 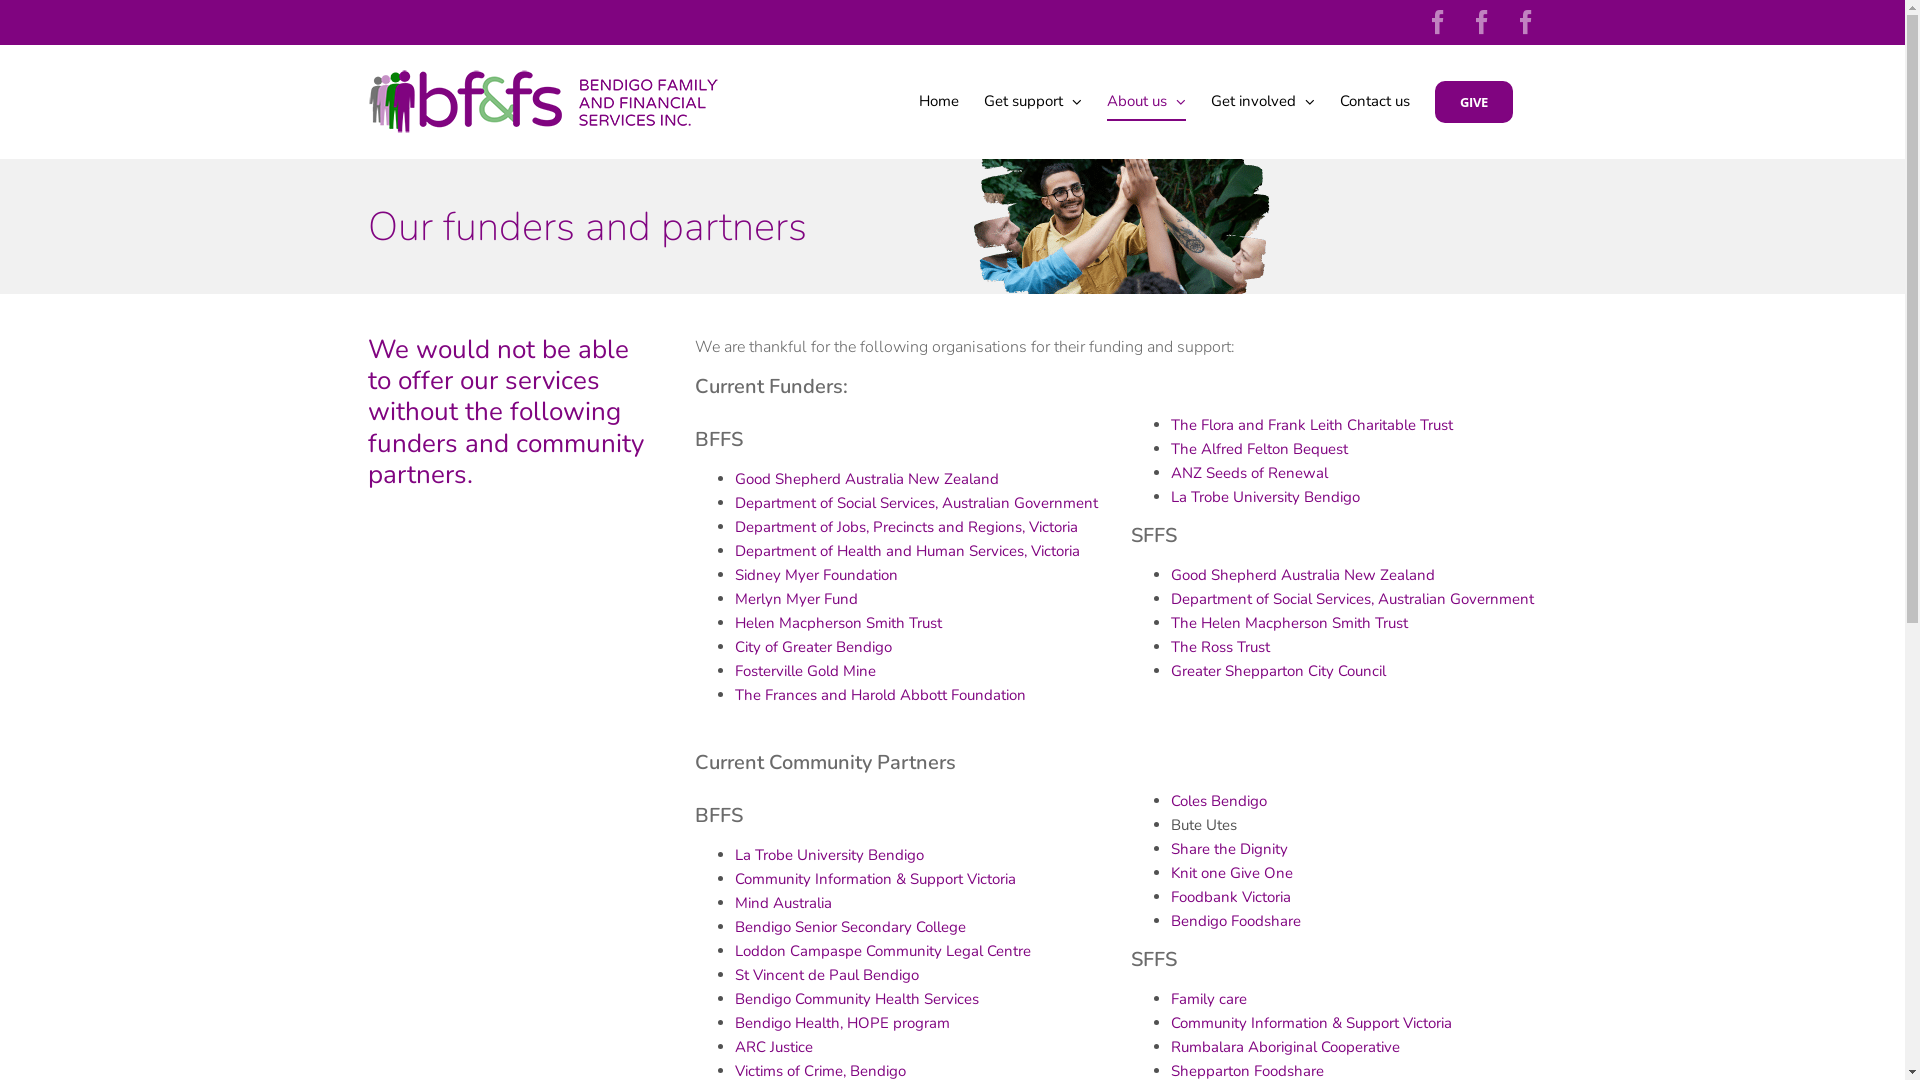 What do you see at coordinates (1219, 647) in the screenshot?
I see `'The Ross Trust'` at bounding box center [1219, 647].